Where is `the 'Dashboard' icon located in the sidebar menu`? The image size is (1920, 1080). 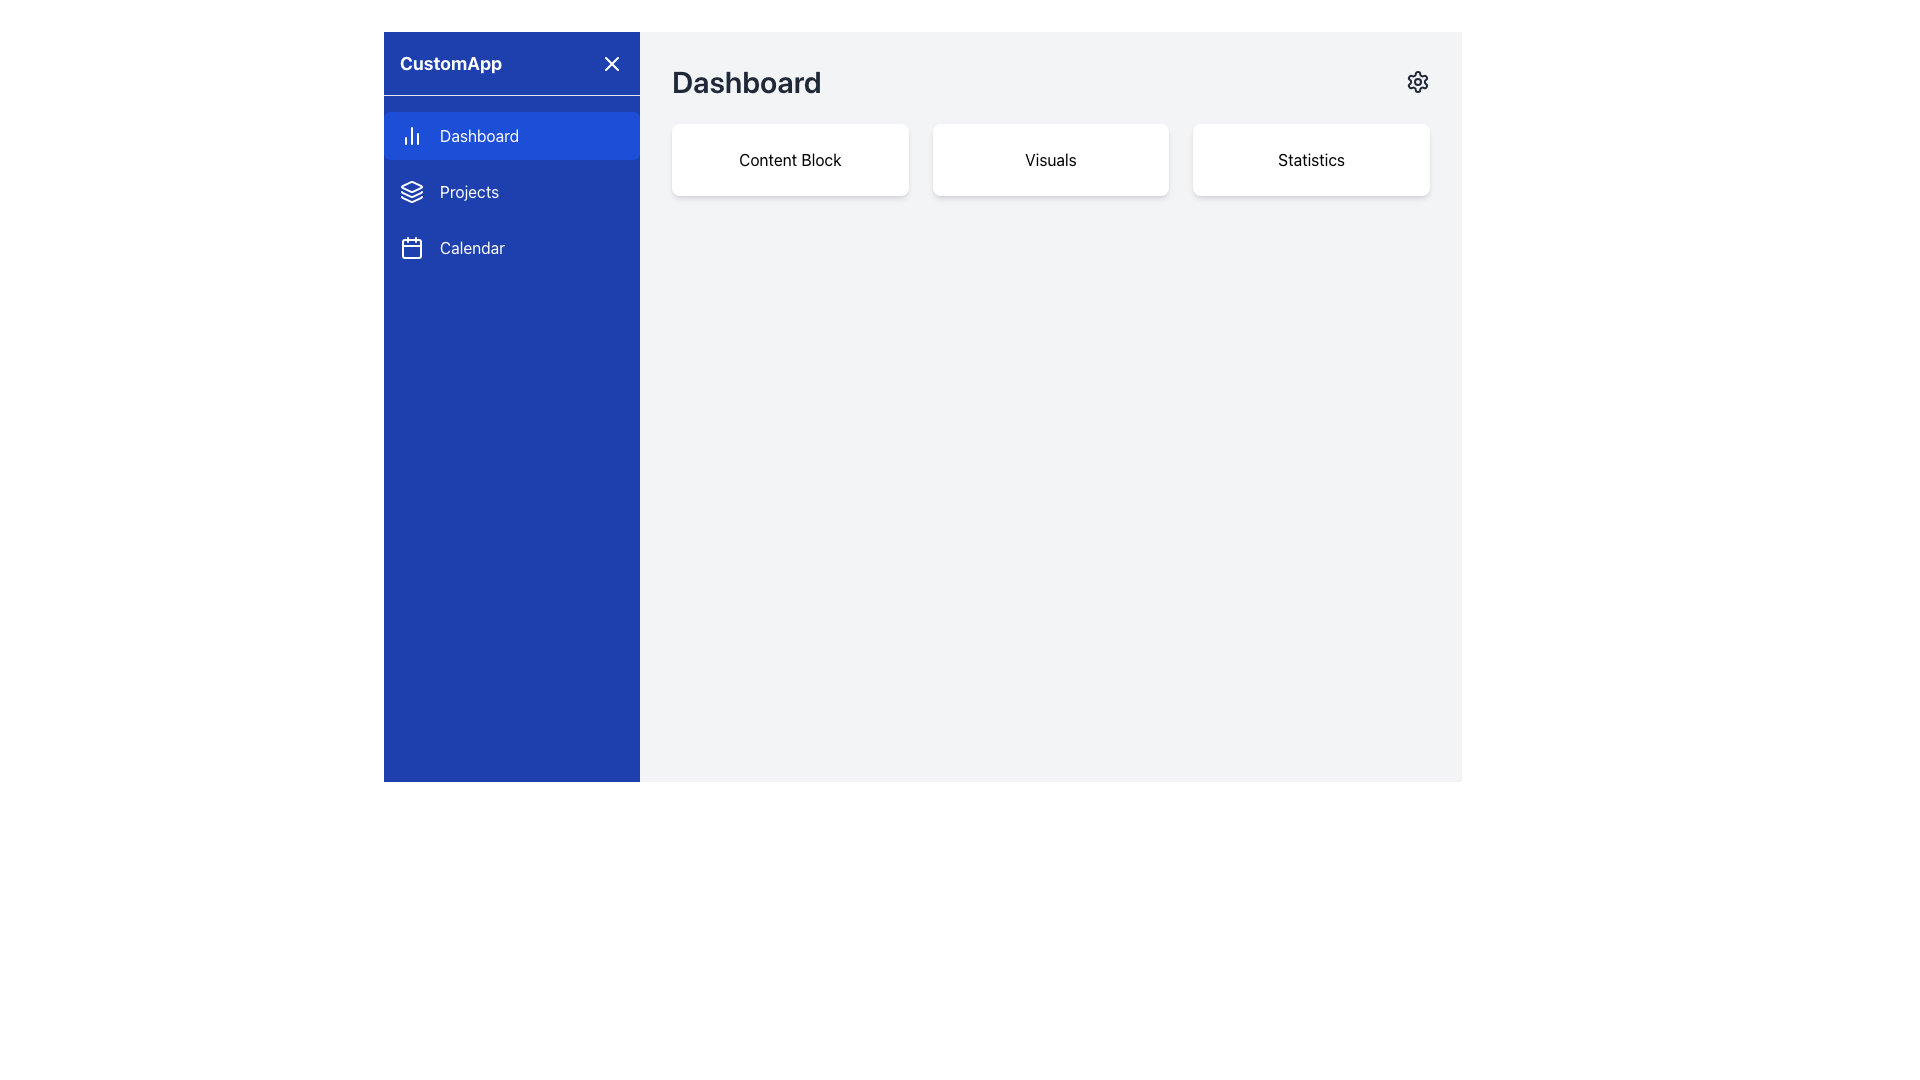 the 'Dashboard' icon located in the sidebar menu is located at coordinates (411, 135).